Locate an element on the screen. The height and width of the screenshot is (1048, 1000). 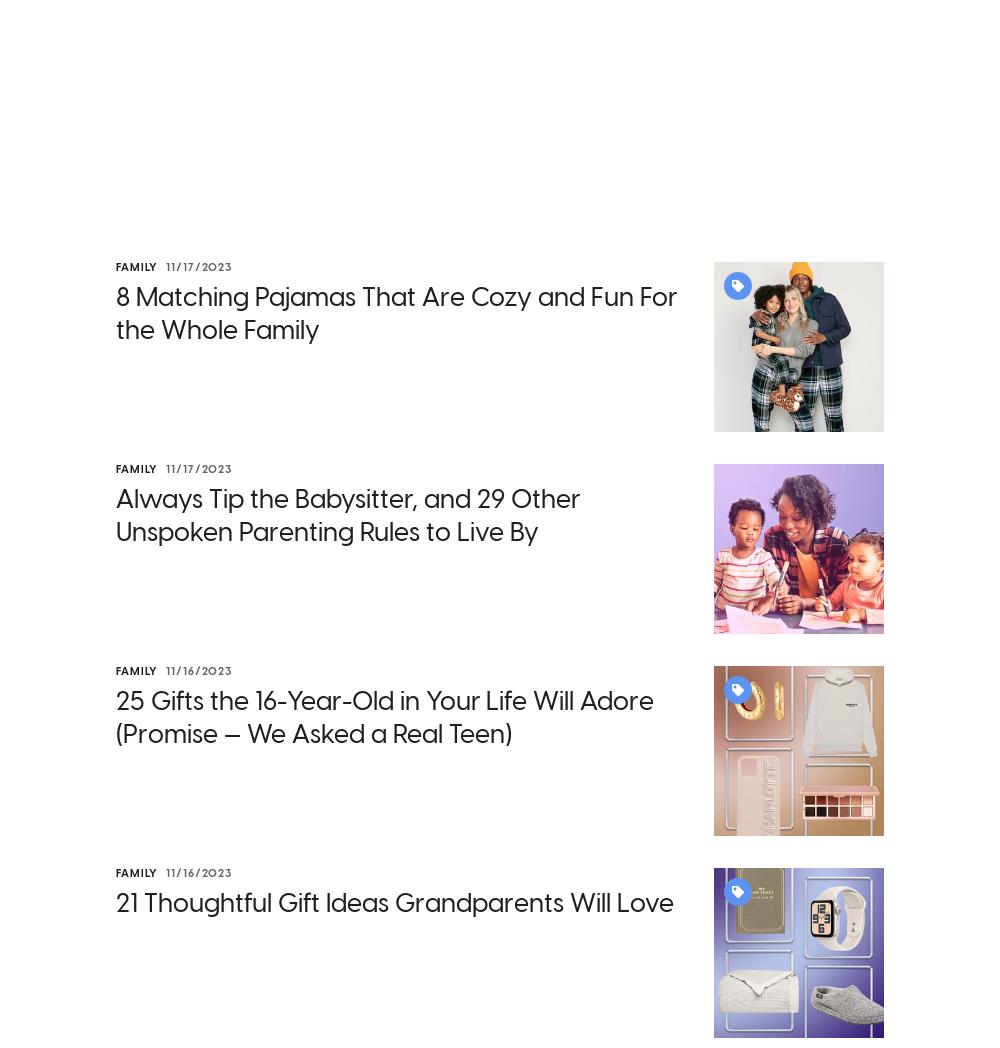
'The Harsh Reality of Daycare Costs Forced Me to Quit My Job' is located at coordinates (505, 946).